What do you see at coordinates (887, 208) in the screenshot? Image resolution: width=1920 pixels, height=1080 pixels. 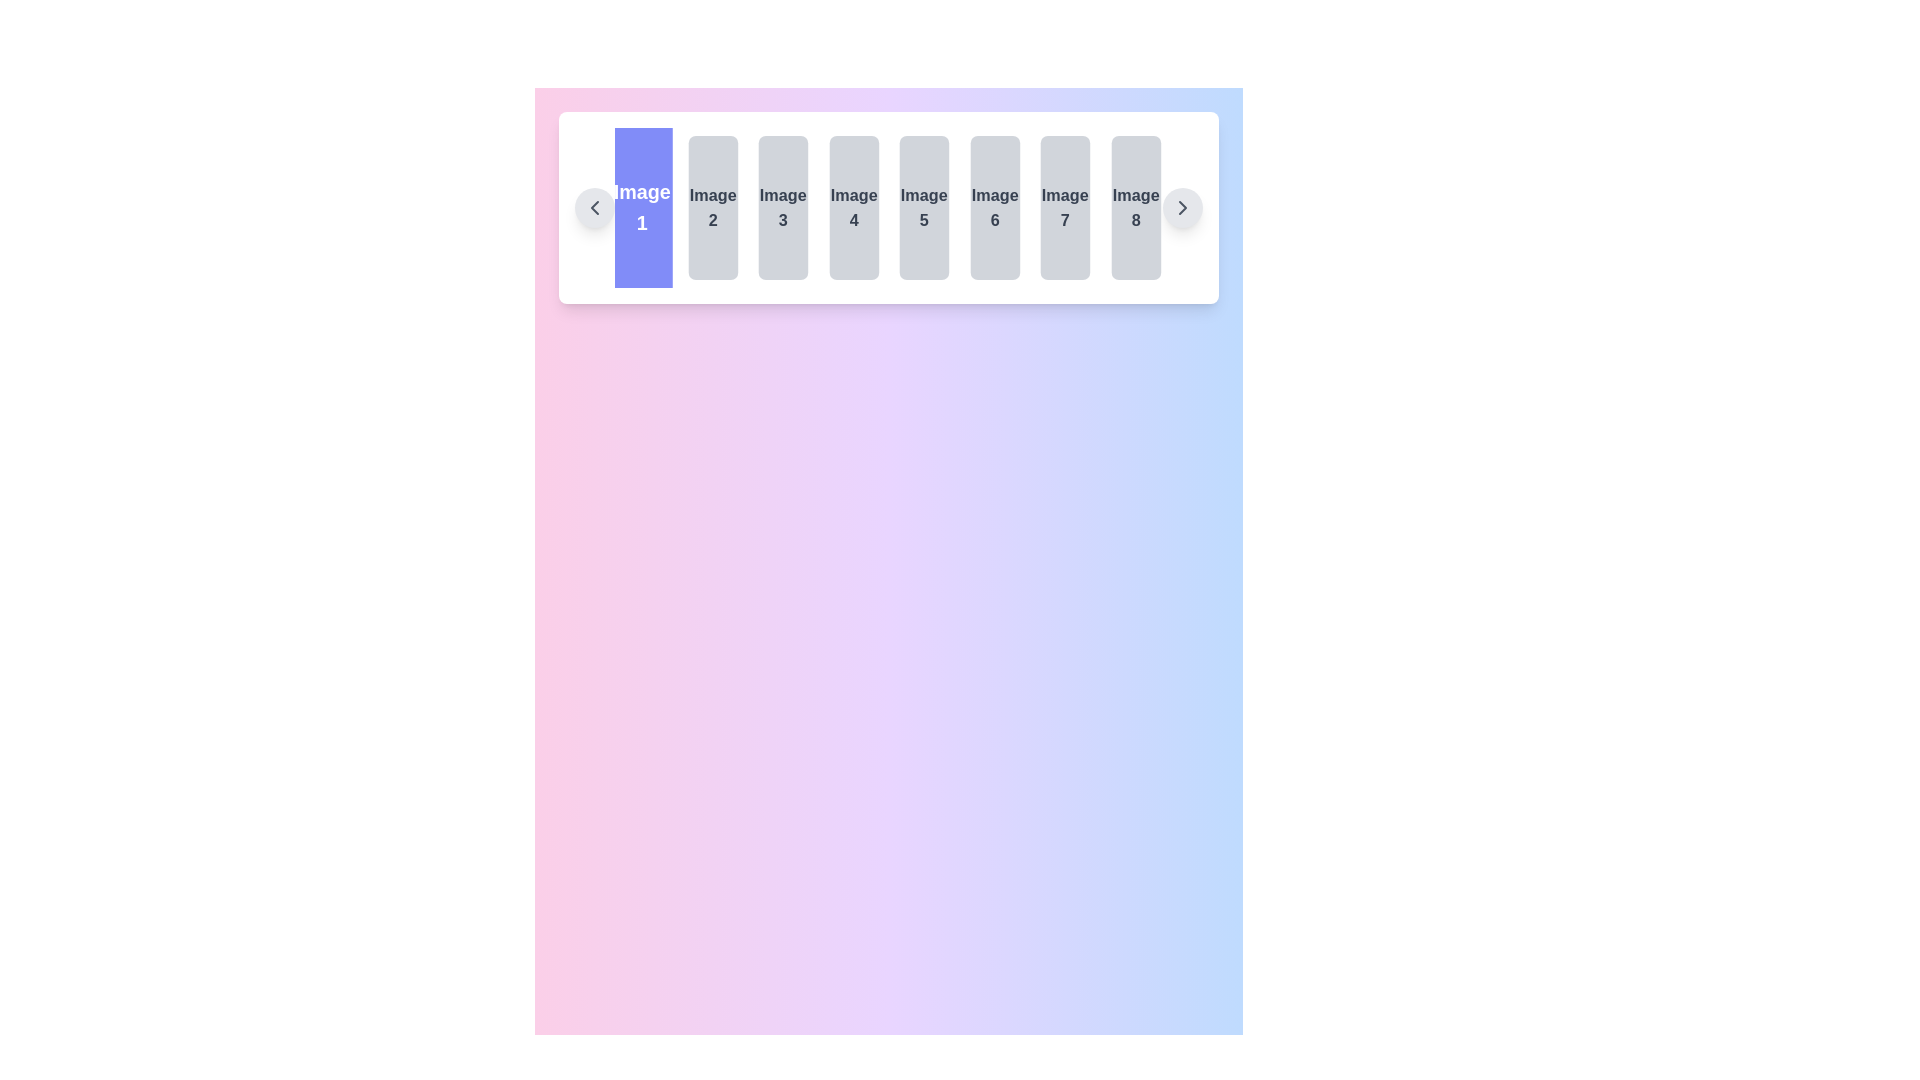 I see `the tile labeled 'Image 1' in the carousel, which is the first tile with a blue background and white text` at bounding box center [887, 208].